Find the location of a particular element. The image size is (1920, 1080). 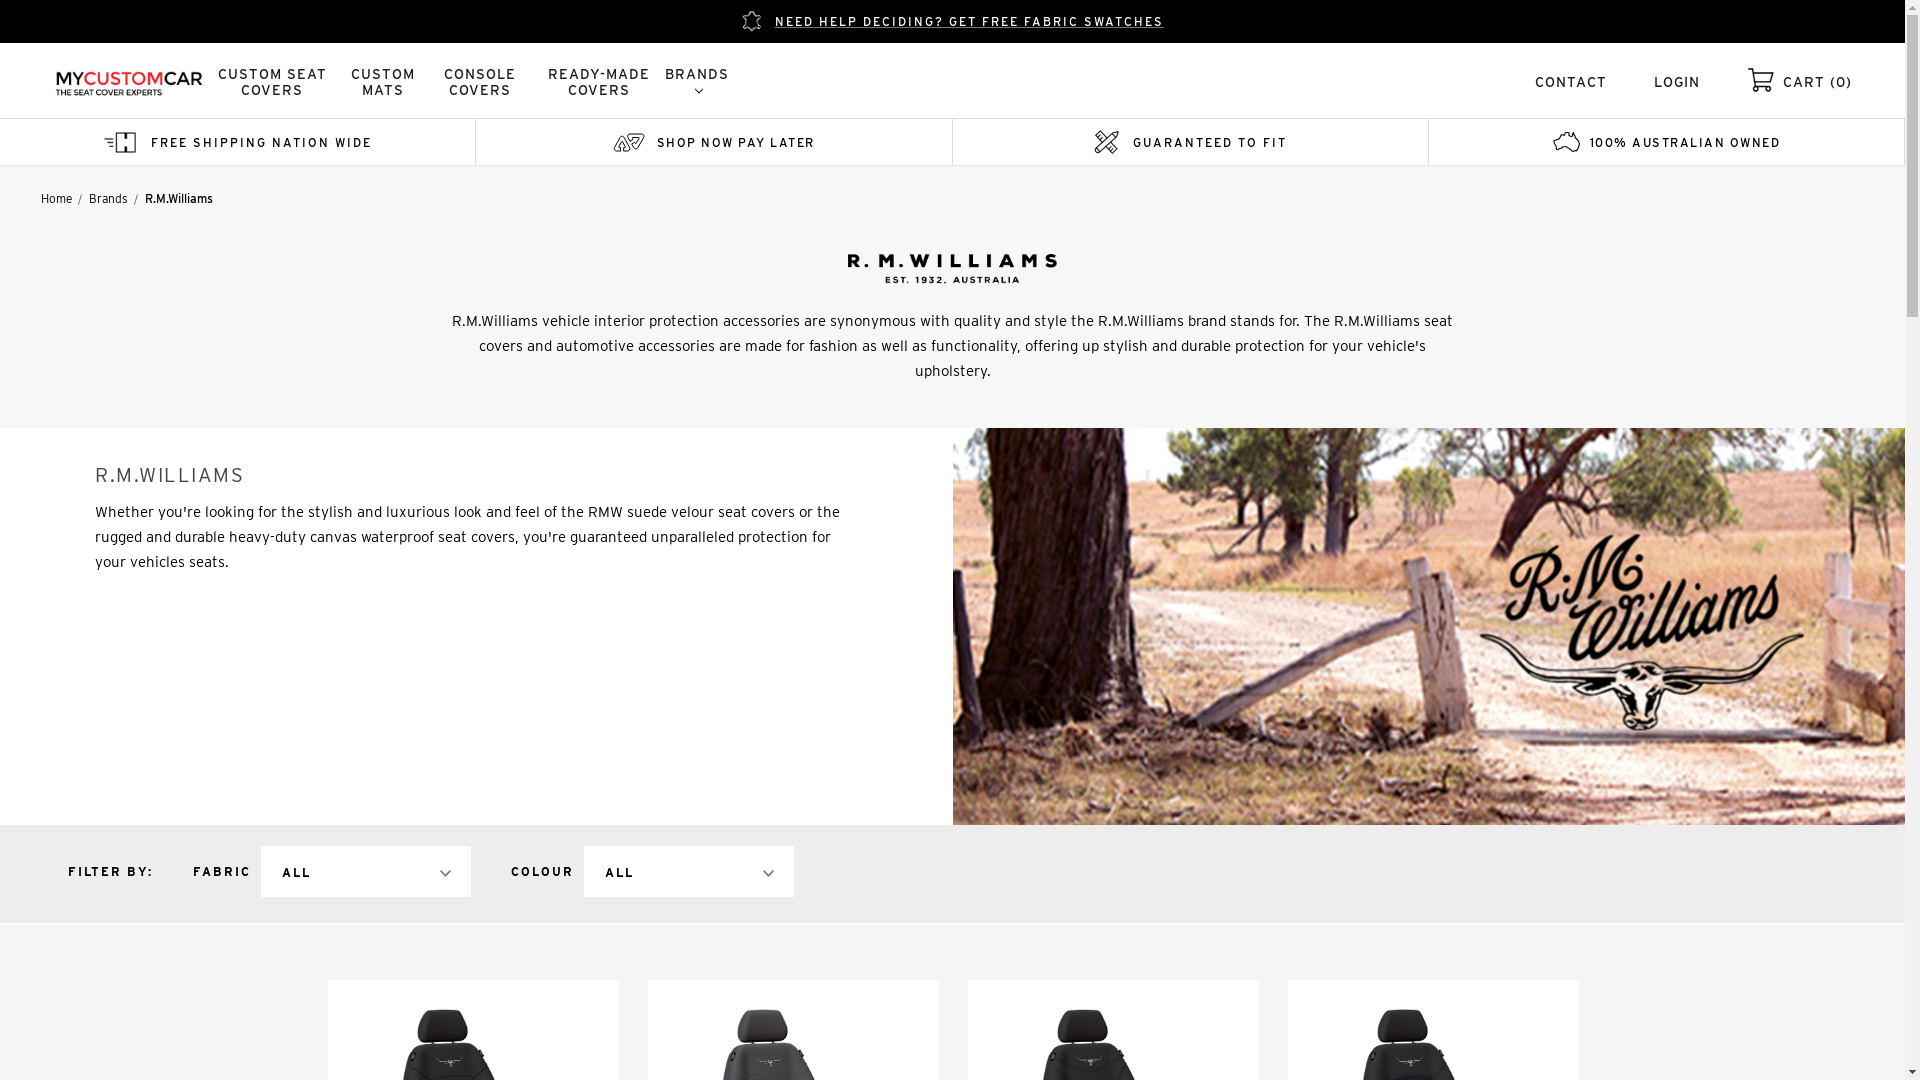

'CUSTOM SEAT COVERS' is located at coordinates (271, 80).